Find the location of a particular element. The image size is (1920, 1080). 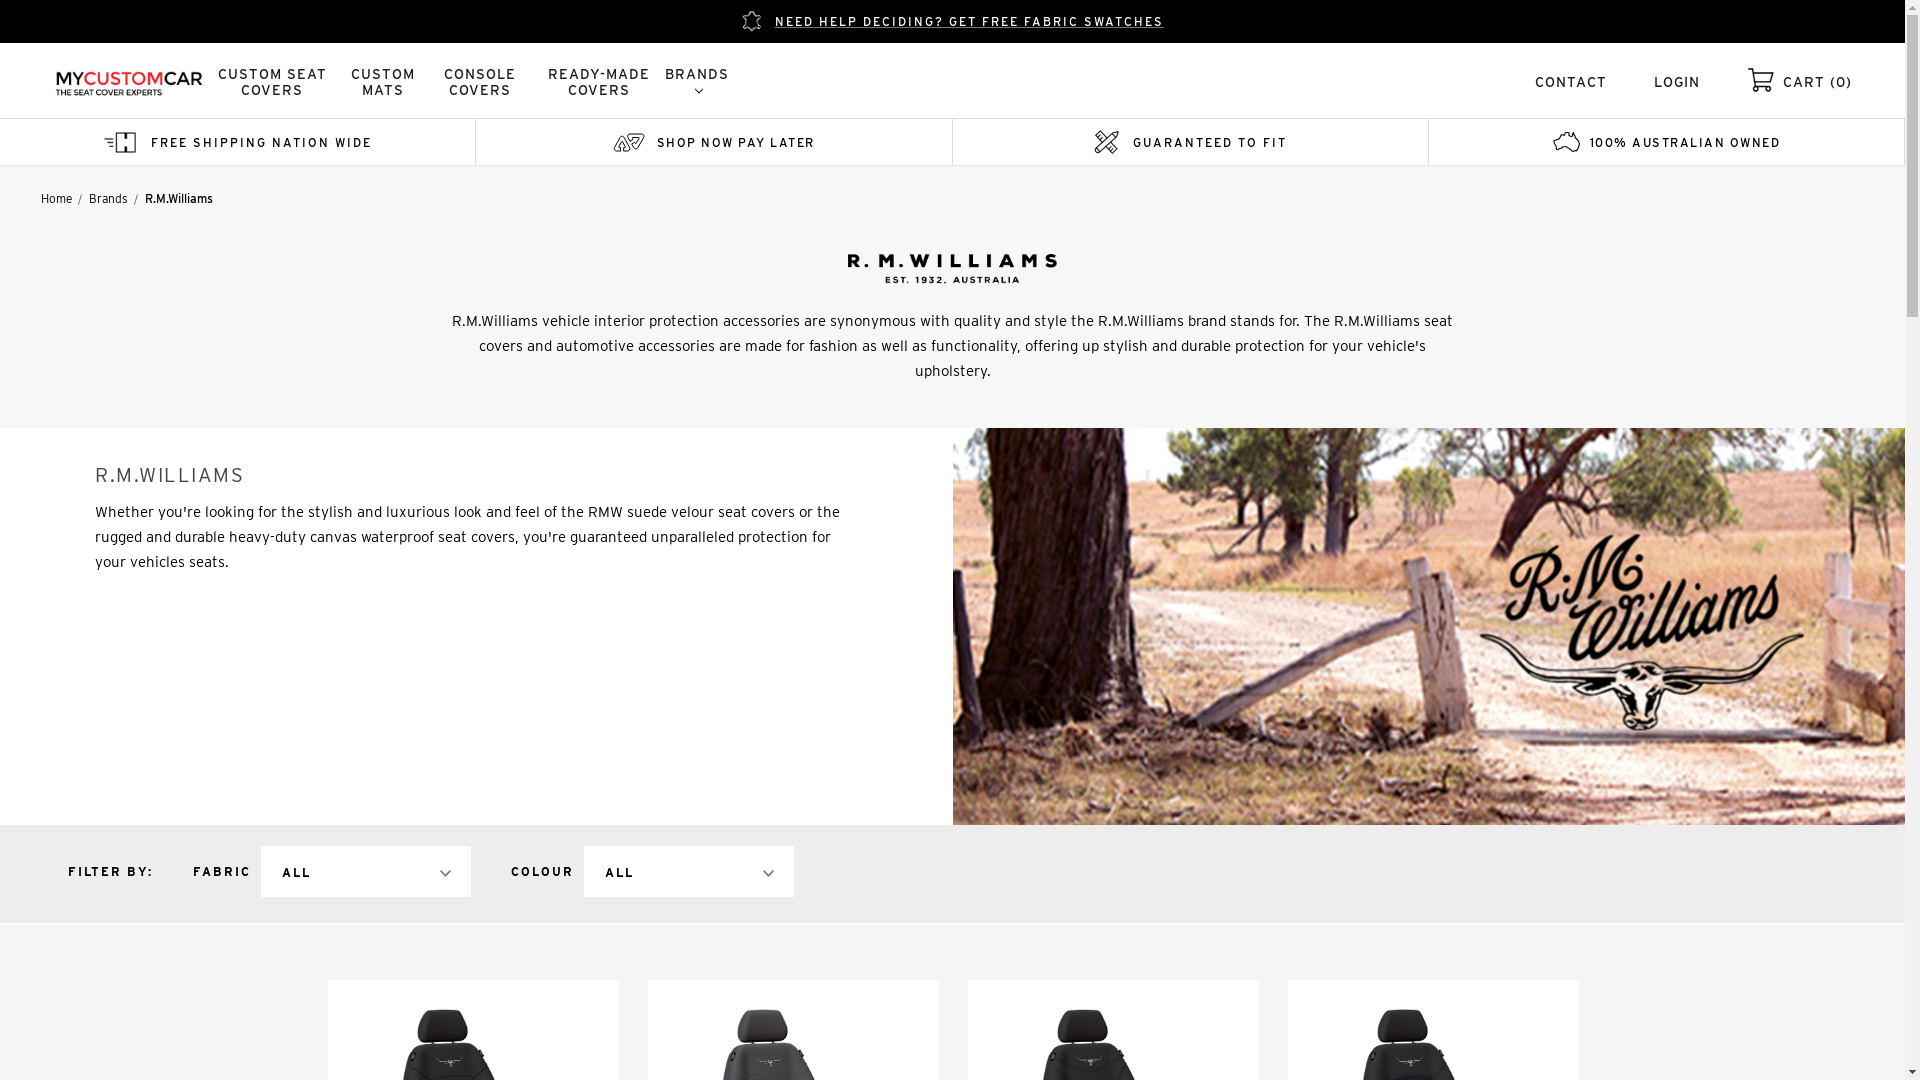

'CUSTOM SEAT COVERS' is located at coordinates (271, 80).